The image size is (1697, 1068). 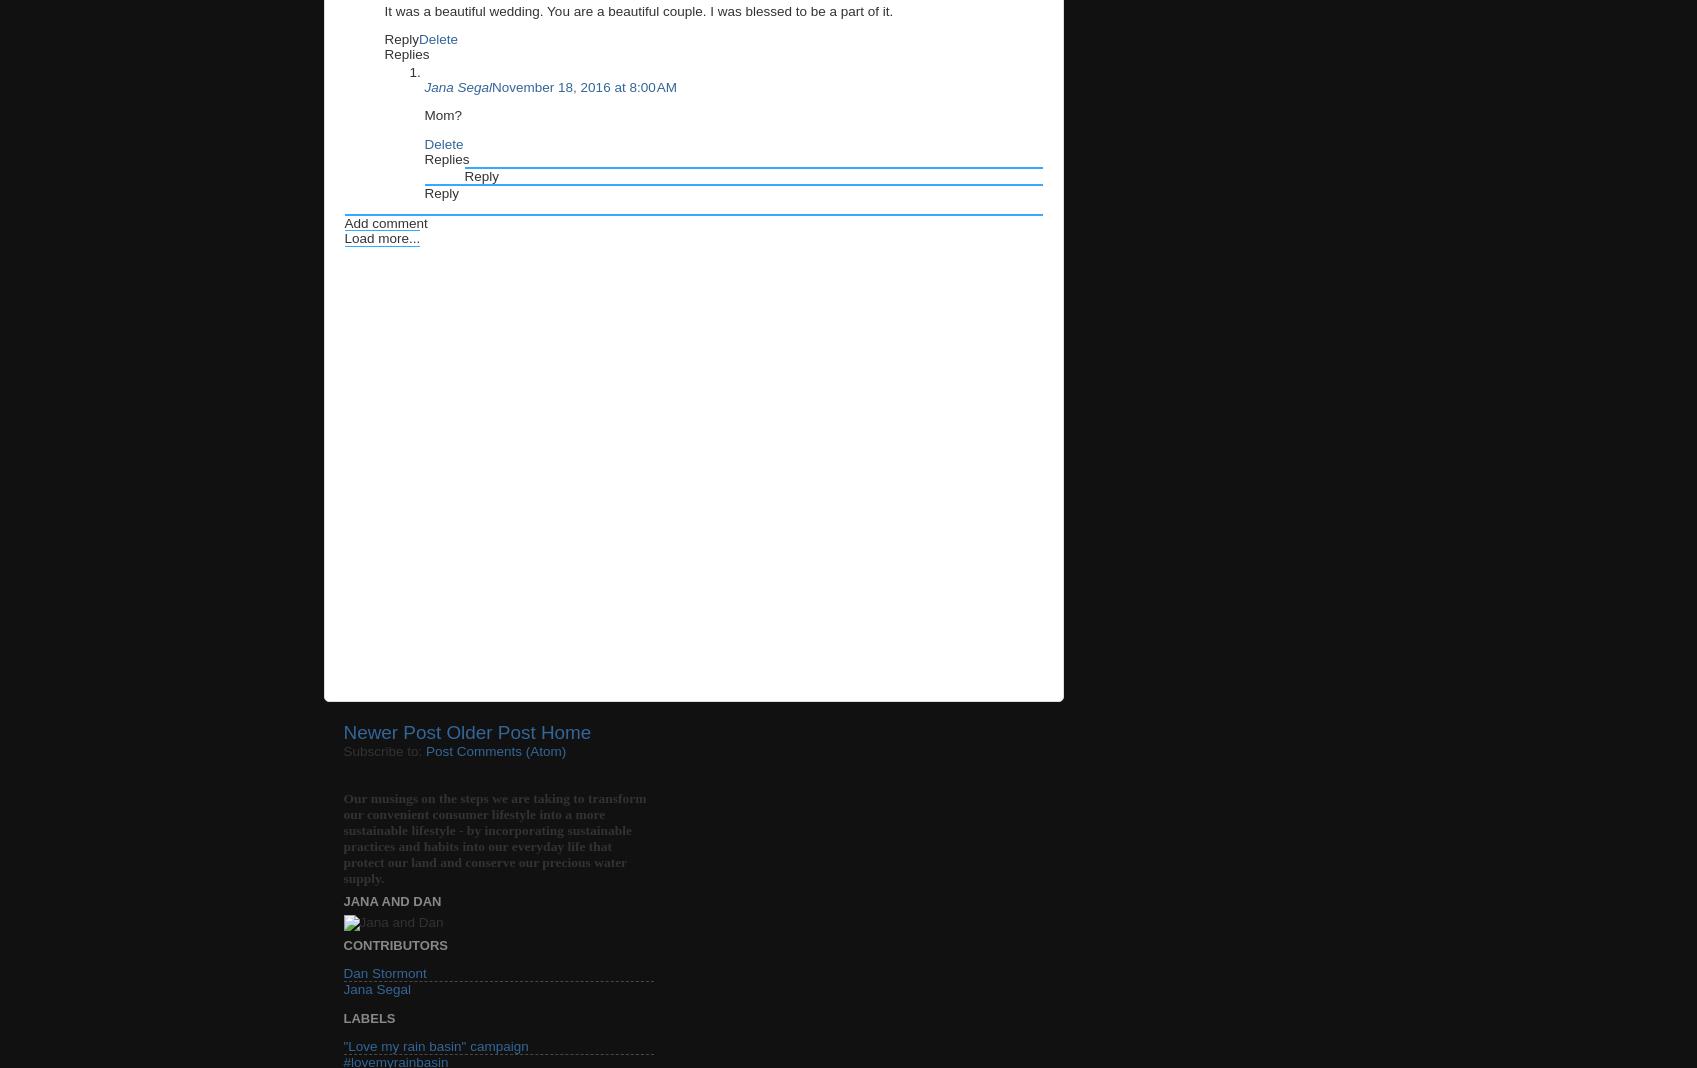 What do you see at coordinates (539, 732) in the screenshot?
I see `'Home'` at bounding box center [539, 732].